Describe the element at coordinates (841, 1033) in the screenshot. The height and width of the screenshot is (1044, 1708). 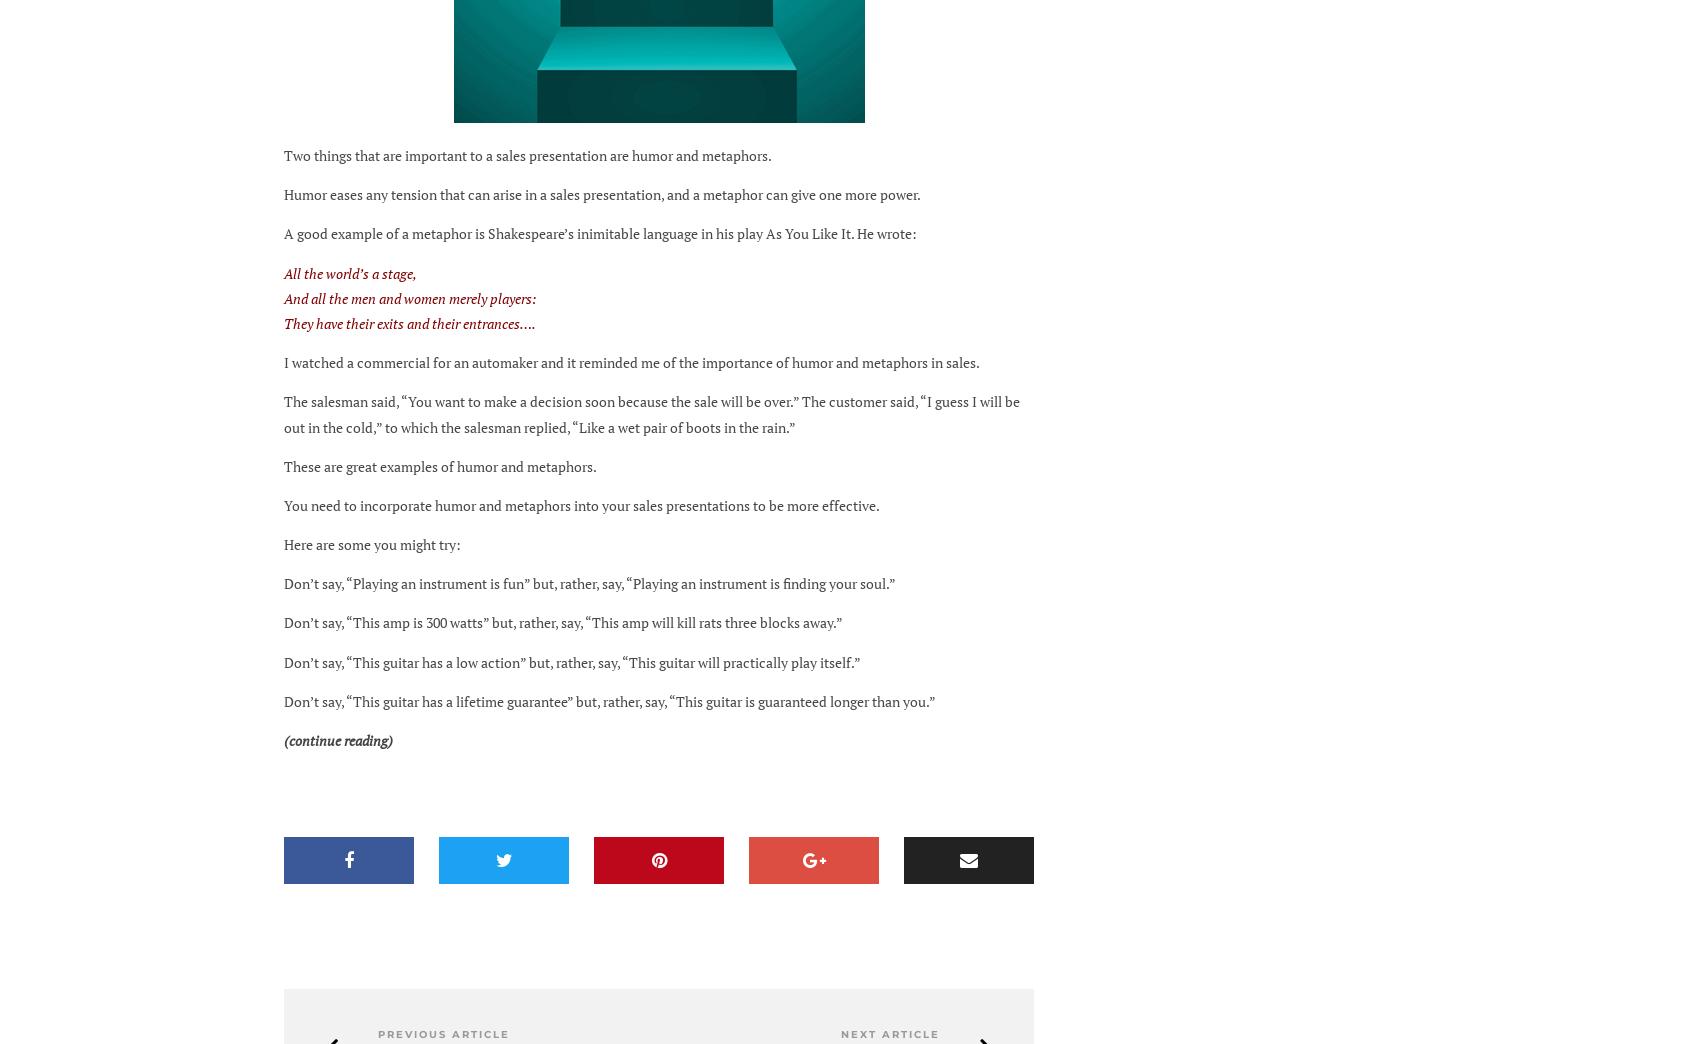
I see `'Next Article'` at that location.